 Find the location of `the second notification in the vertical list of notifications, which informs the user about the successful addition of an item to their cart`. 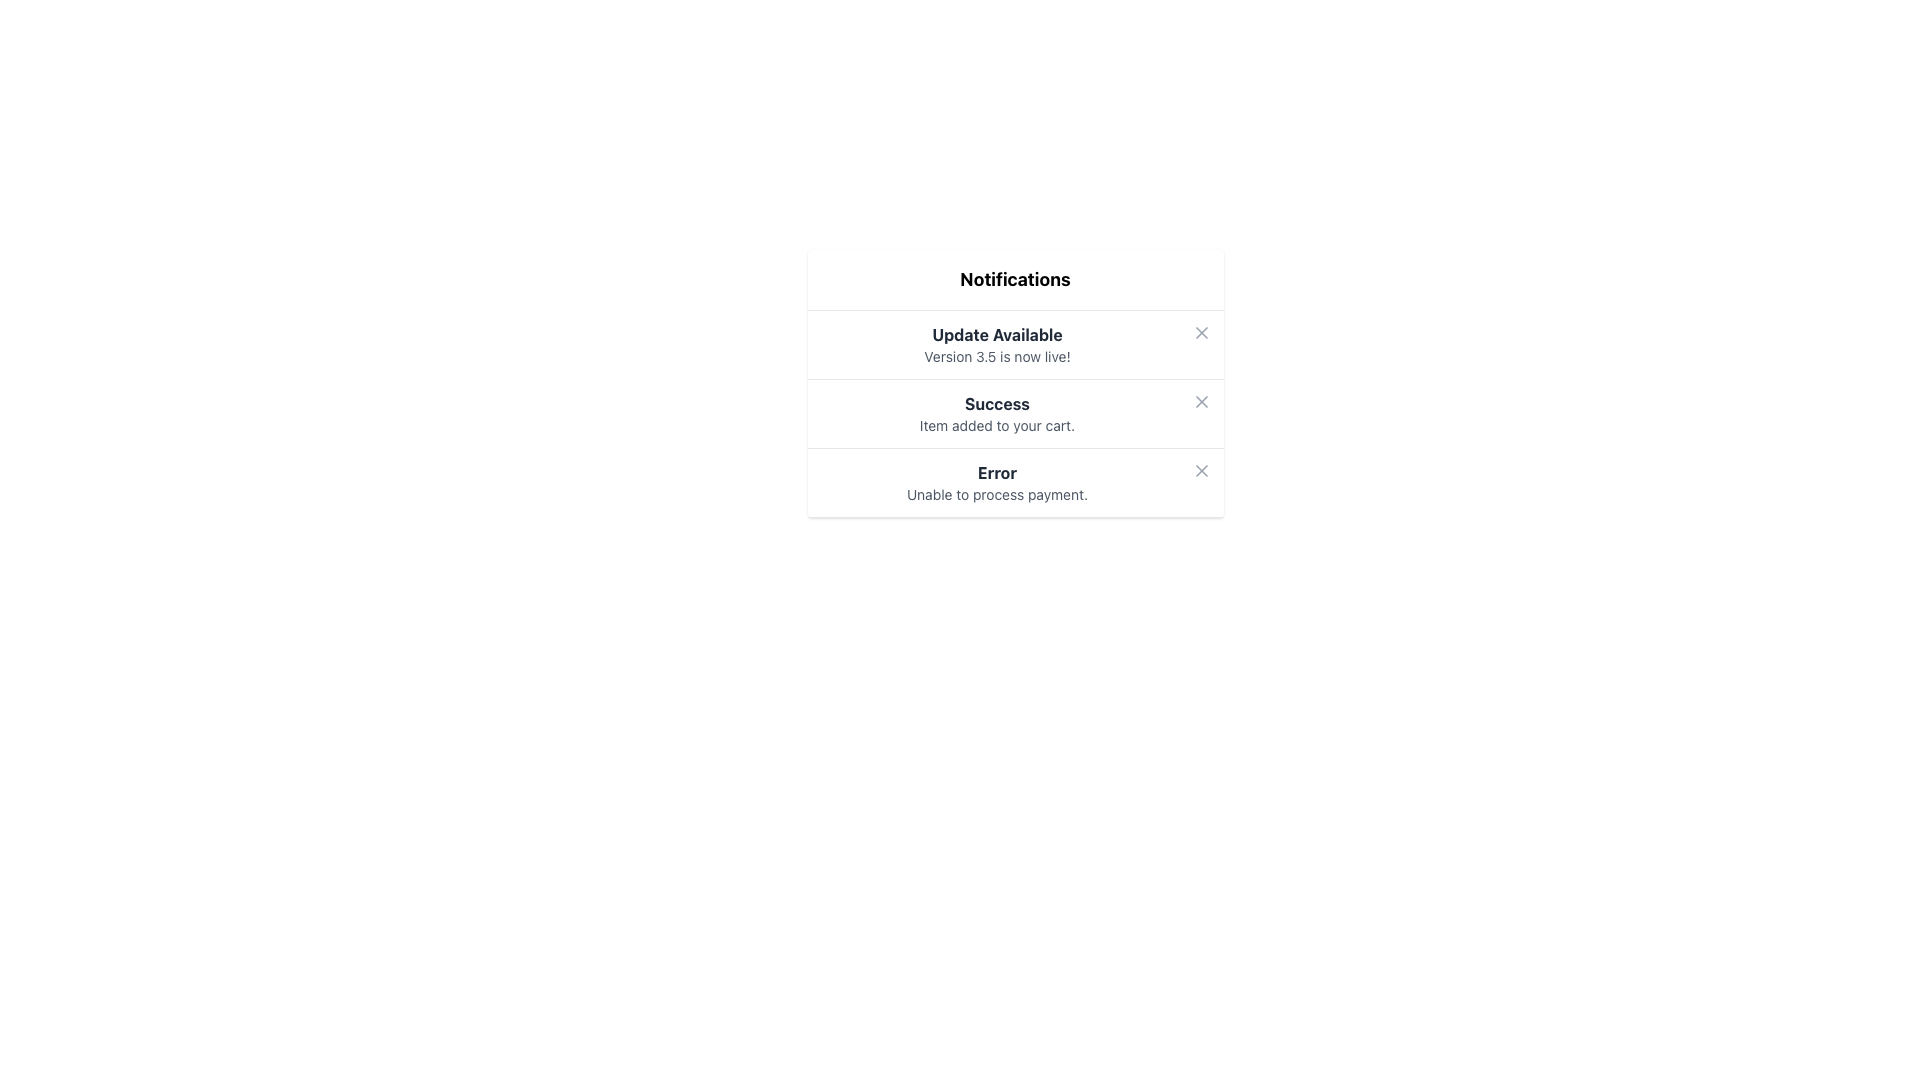

the second notification in the vertical list of notifications, which informs the user about the successful addition of an item to their cart is located at coordinates (1015, 413).